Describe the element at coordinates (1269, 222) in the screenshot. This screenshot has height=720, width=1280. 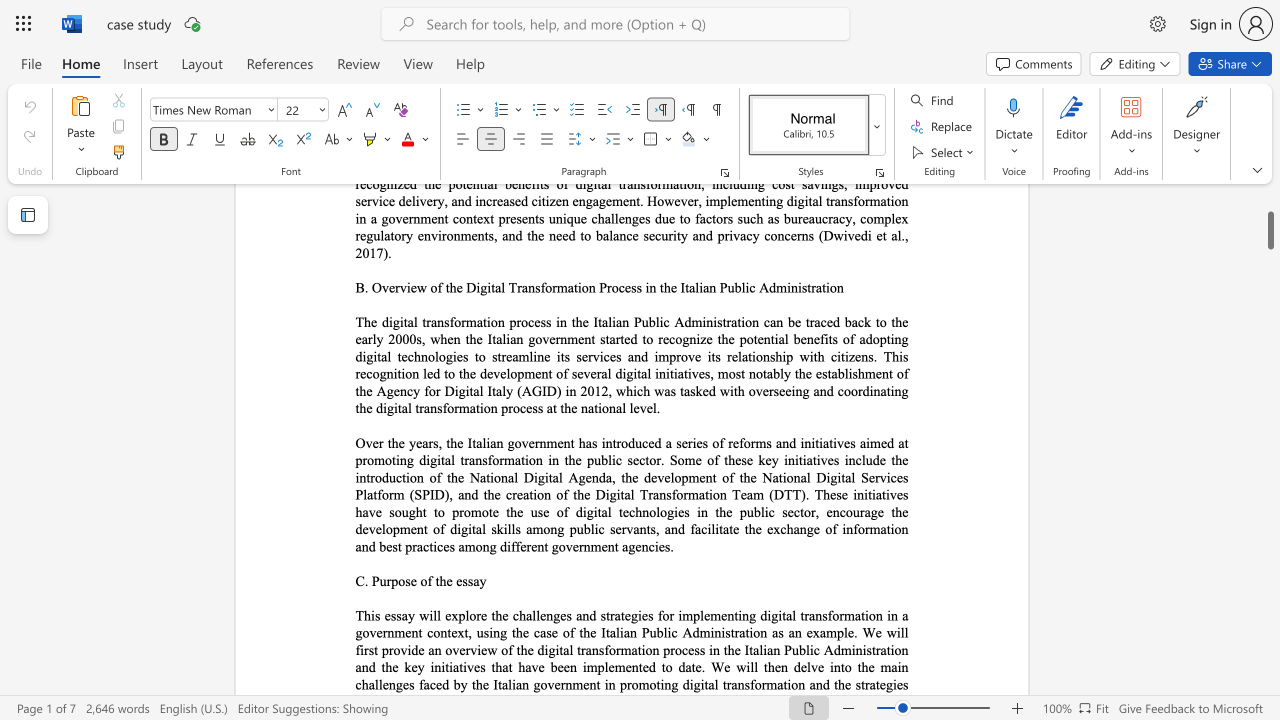
I see `the scrollbar and move down 1610 pixels` at that location.